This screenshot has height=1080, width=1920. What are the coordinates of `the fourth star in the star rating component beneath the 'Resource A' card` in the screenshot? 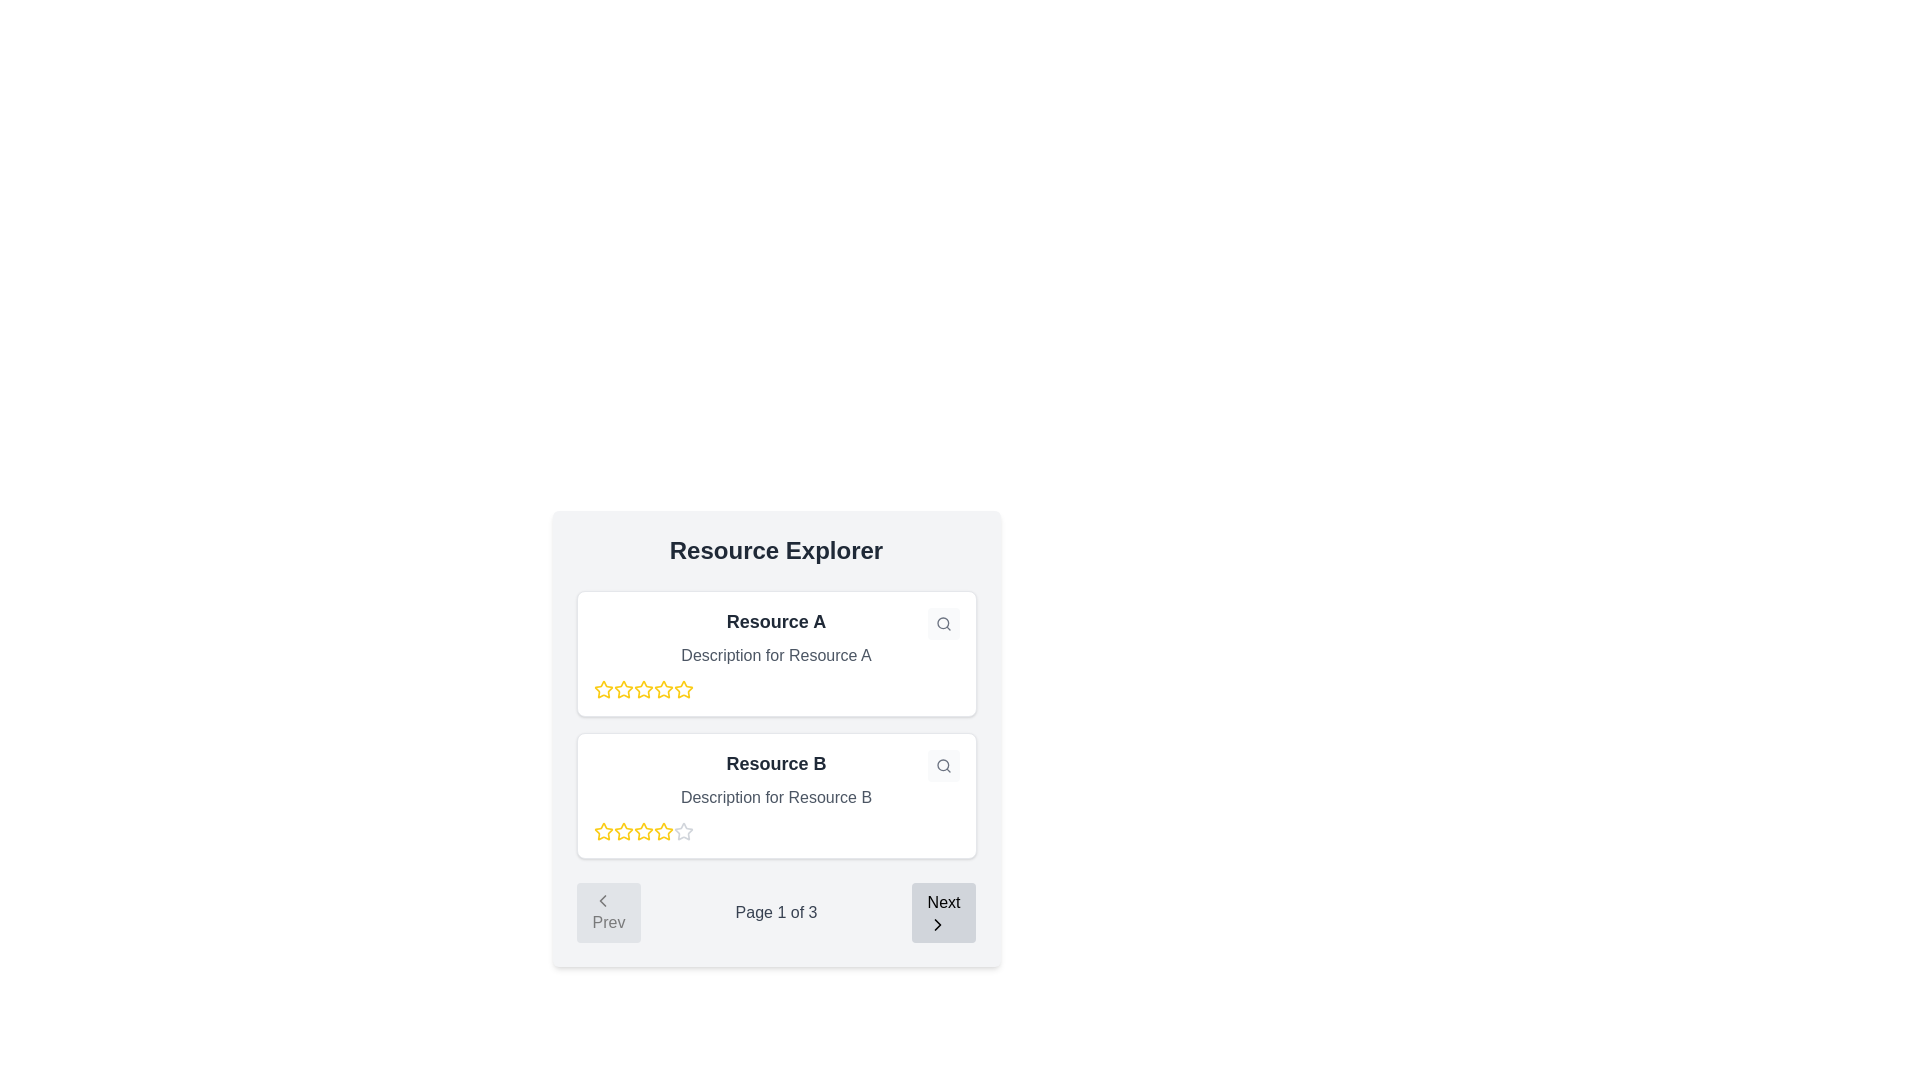 It's located at (683, 688).